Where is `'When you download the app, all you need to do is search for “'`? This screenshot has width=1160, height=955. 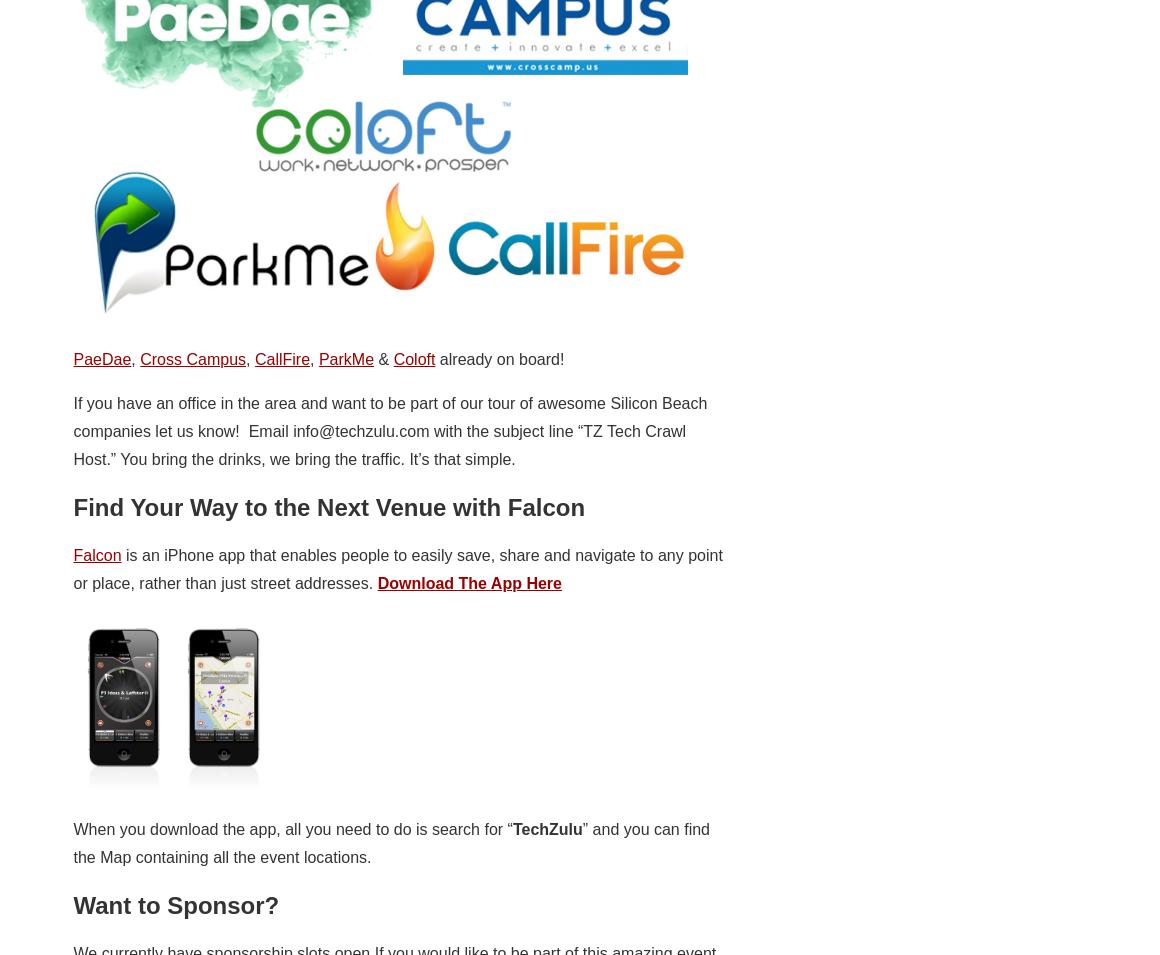
'When you download the app, all you need to do is search for “' is located at coordinates (291, 828).